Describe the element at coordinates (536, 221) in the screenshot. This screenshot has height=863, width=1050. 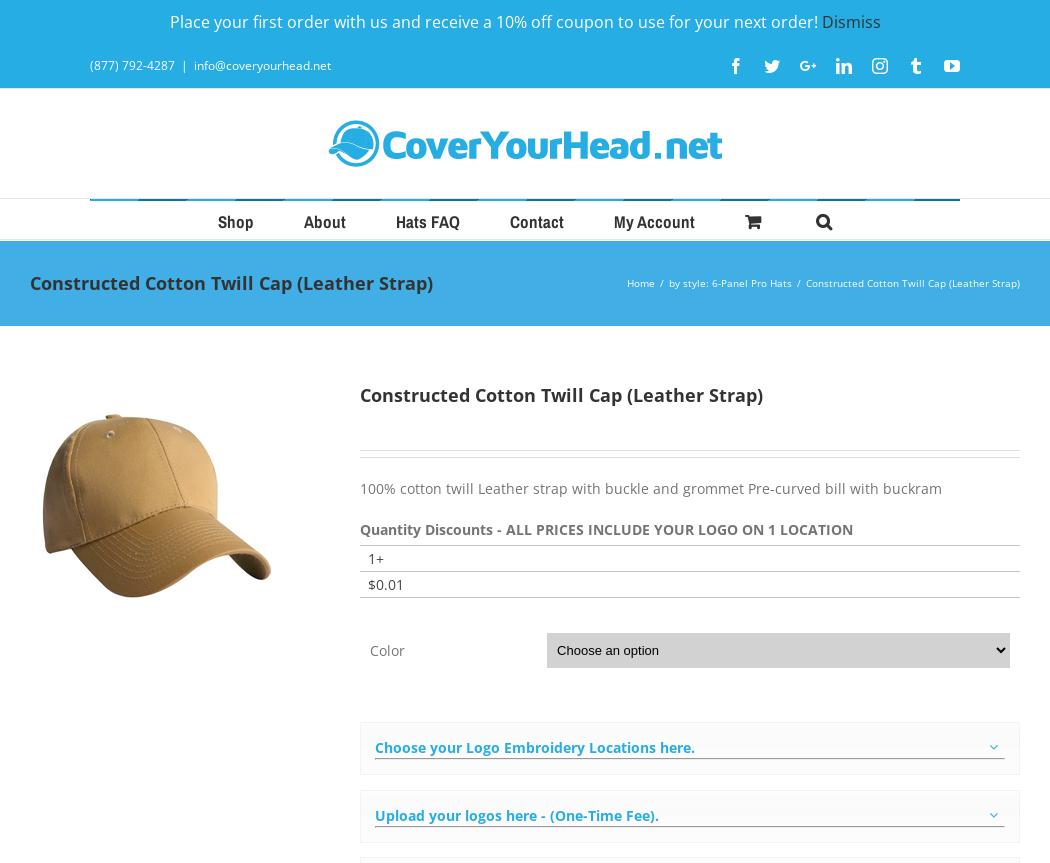
I see `'Contact'` at that location.